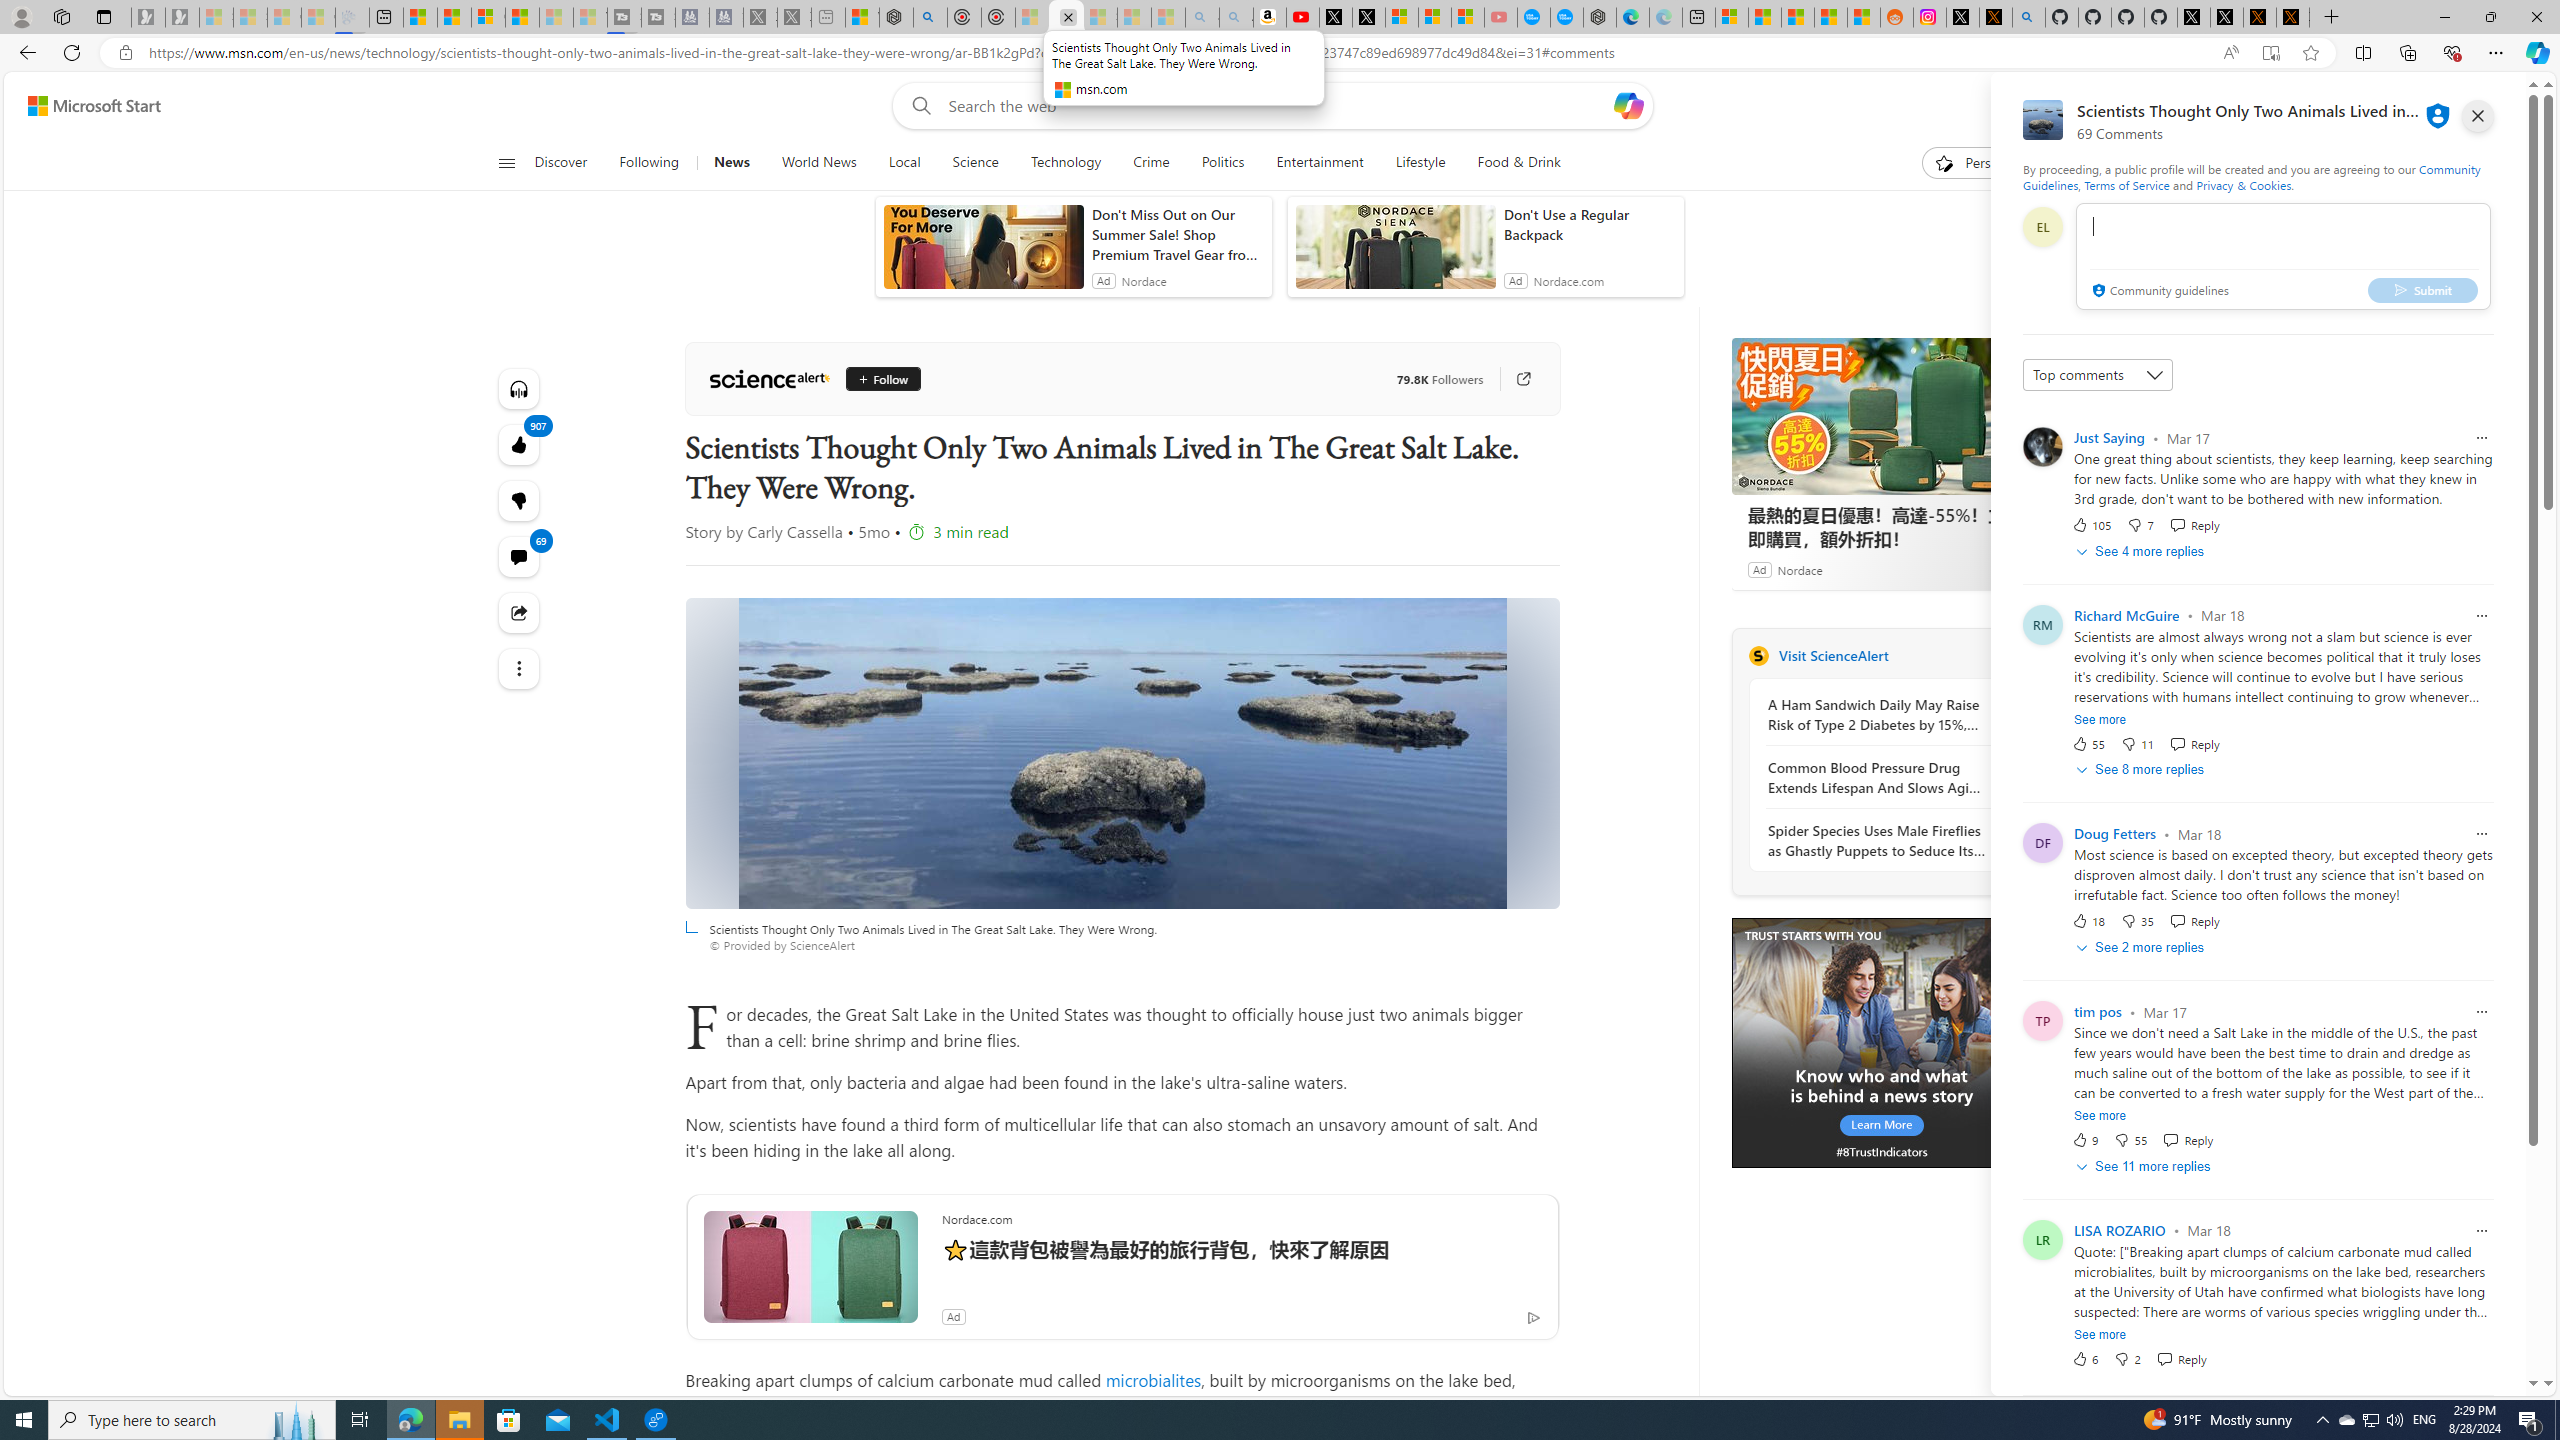  I want to click on 'close', so click(2478, 114).